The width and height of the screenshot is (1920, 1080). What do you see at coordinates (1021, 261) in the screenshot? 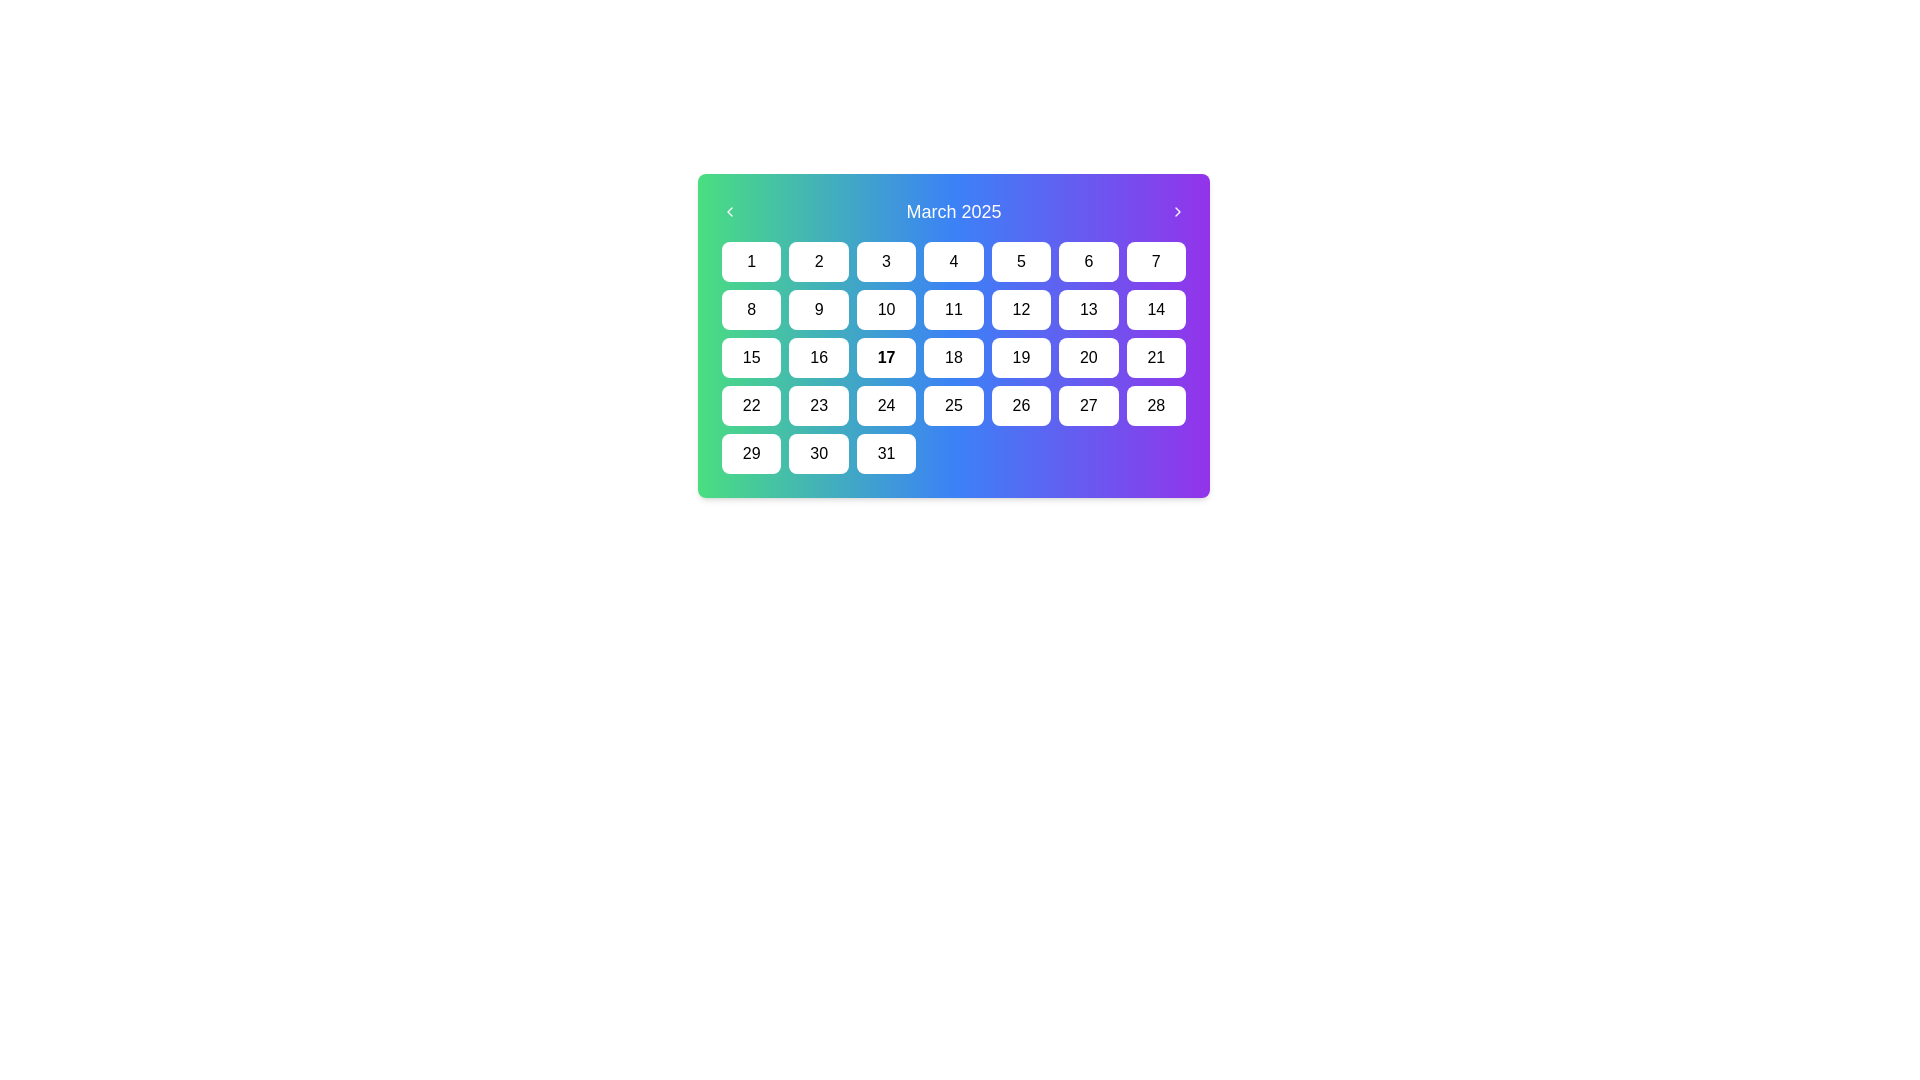
I see `the button representing the 5th day of the month on the calendar interface` at bounding box center [1021, 261].